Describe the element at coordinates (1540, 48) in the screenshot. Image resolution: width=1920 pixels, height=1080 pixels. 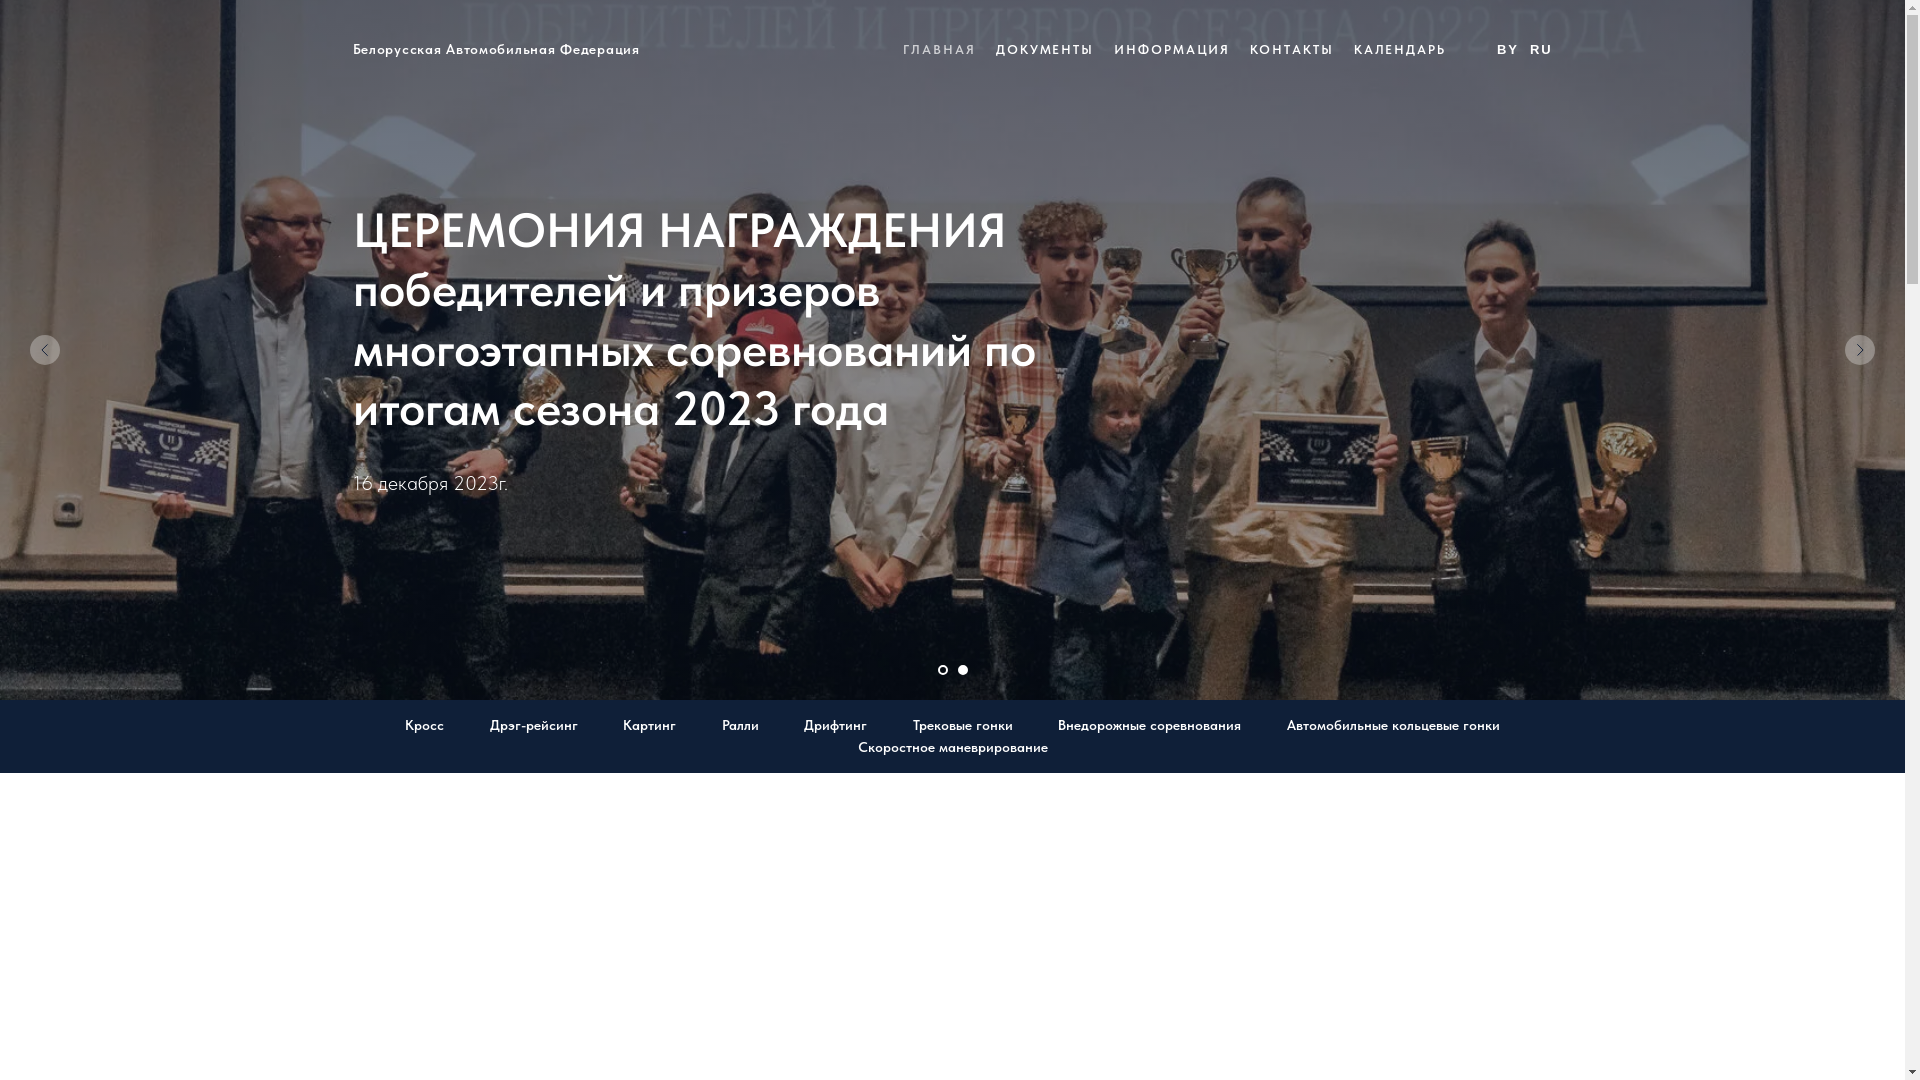
I see `'RU'` at that location.